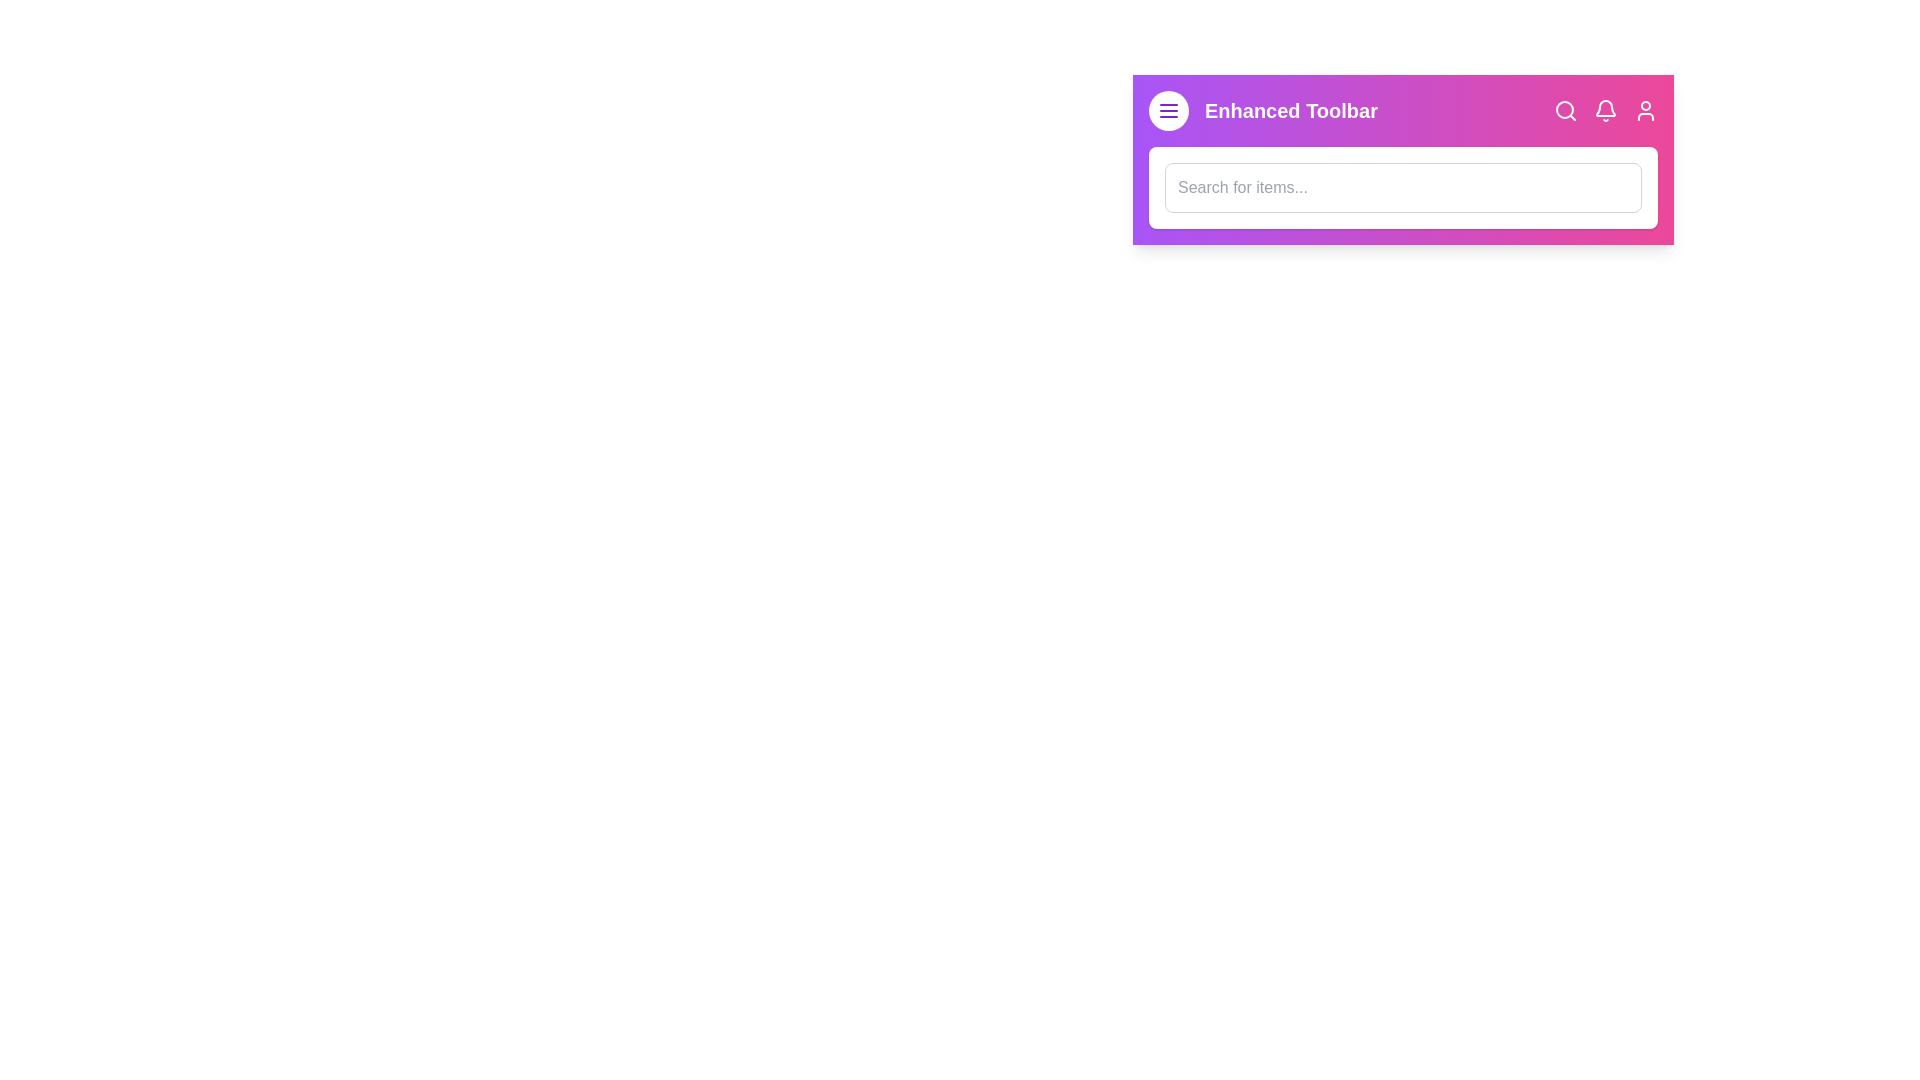  What do you see at coordinates (1646, 111) in the screenshot?
I see `the user icon to access user settings` at bounding box center [1646, 111].